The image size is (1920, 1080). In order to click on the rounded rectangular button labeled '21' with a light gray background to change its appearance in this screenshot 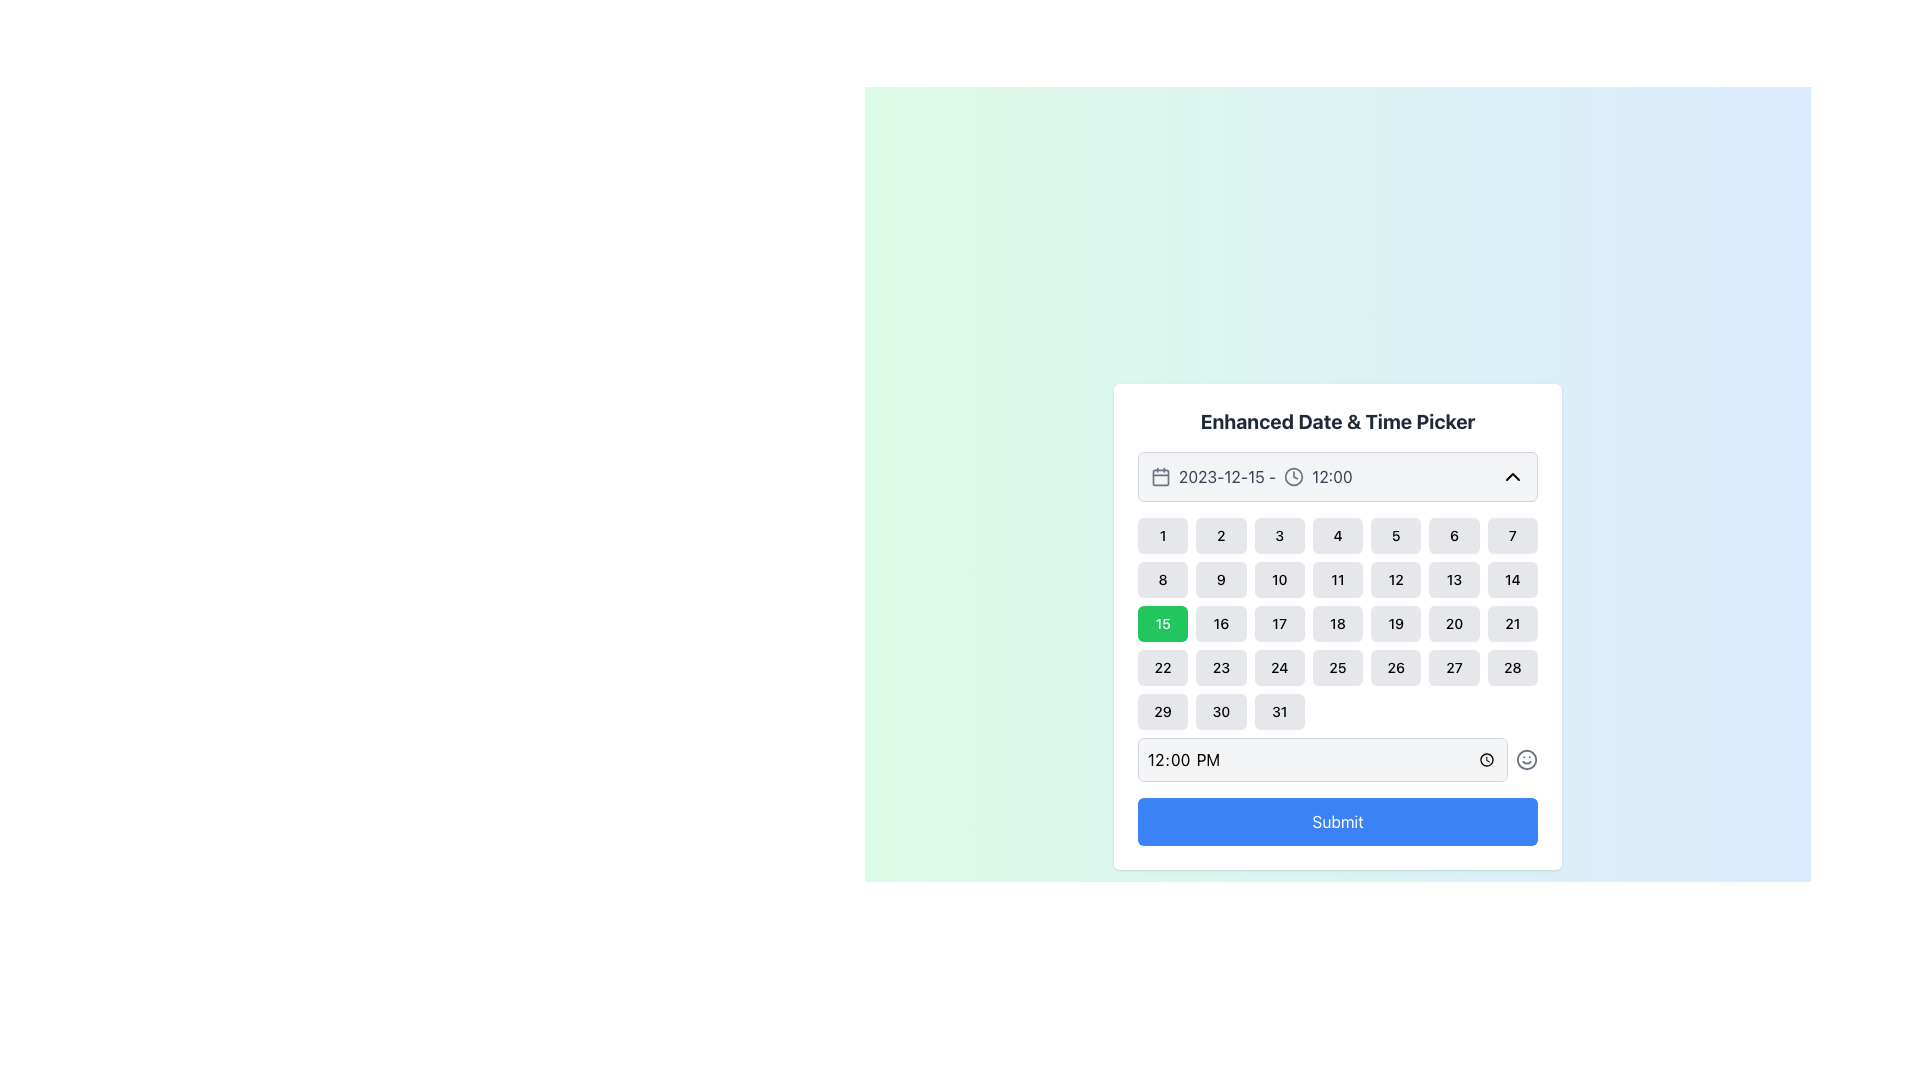, I will do `click(1512, 623)`.